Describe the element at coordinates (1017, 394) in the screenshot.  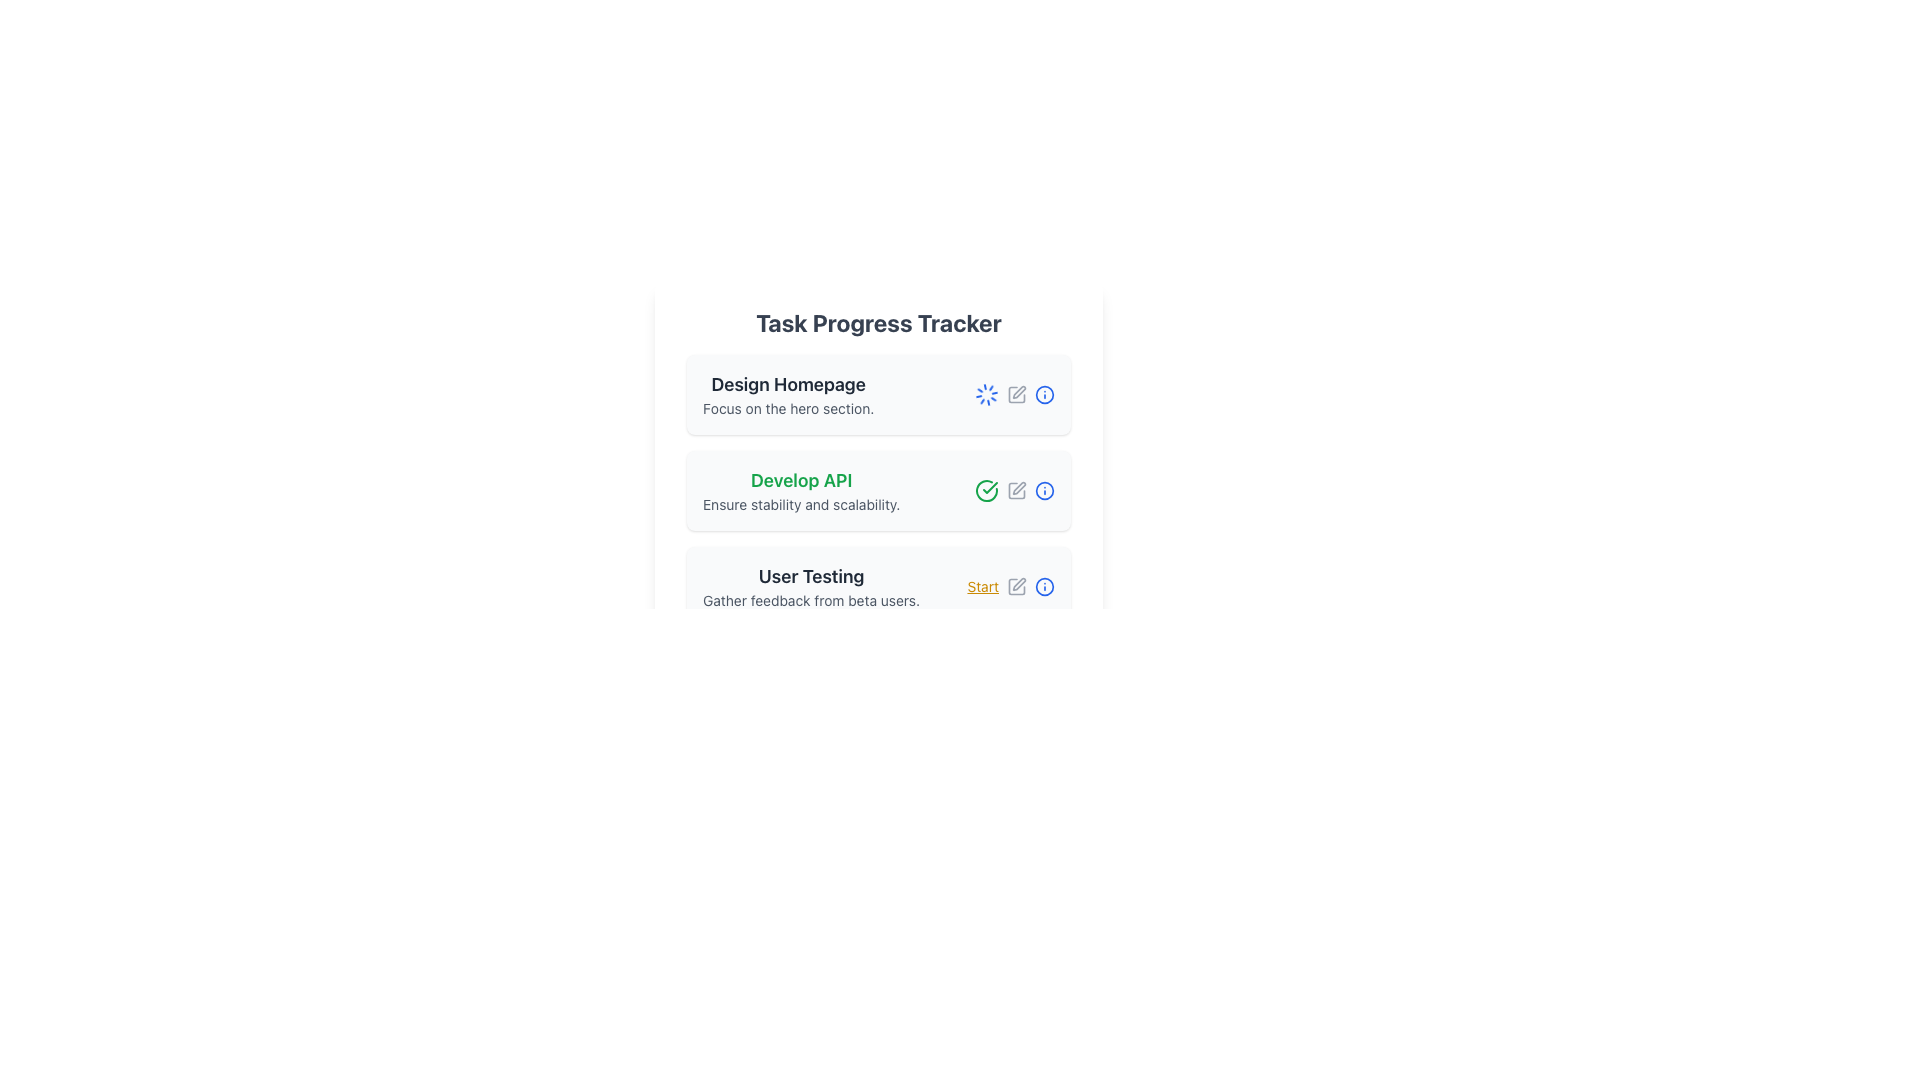
I see `the edit icon represented by a small square with a pencil overlay, located in the task card for 'Design Homepage', to change its color from gray to green` at that location.